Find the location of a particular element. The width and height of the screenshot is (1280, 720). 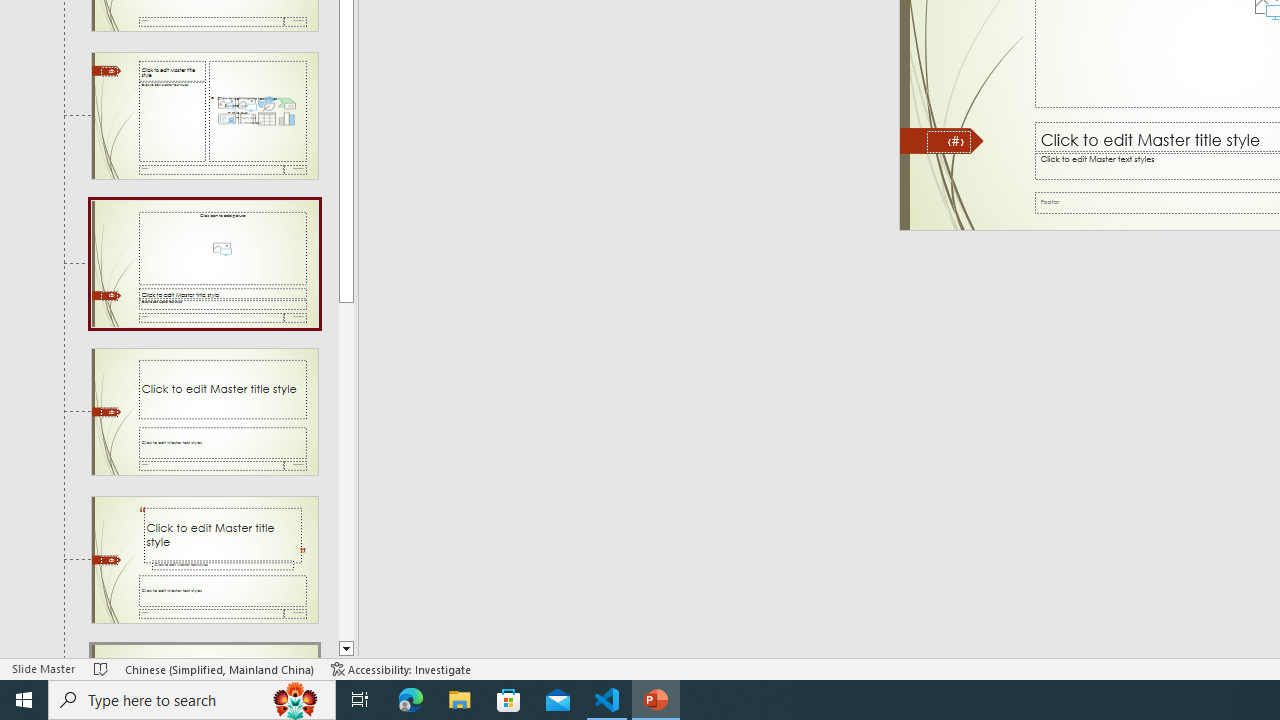

'Spell Check No Errors' is located at coordinates (100, 669).